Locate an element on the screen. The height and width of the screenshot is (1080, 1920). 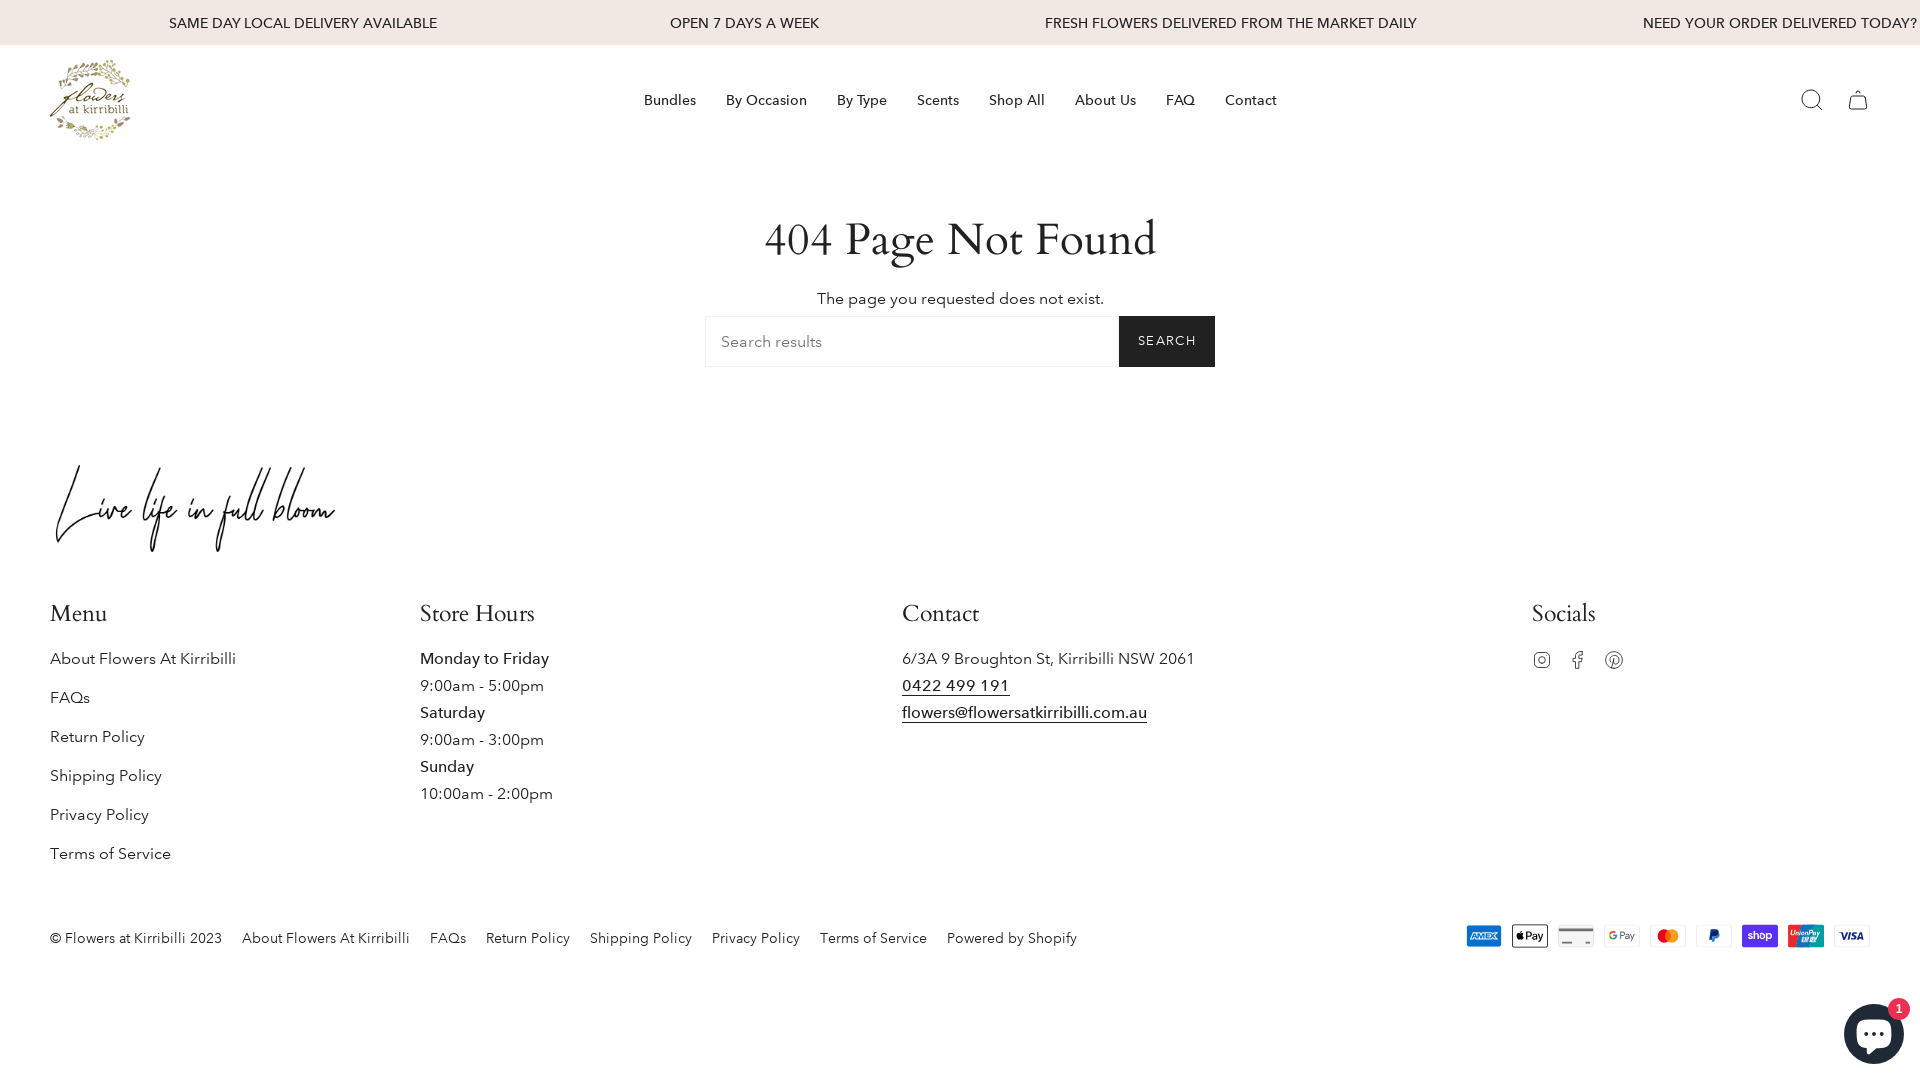
'About Flowers At Kirribilli' is located at coordinates (326, 937).